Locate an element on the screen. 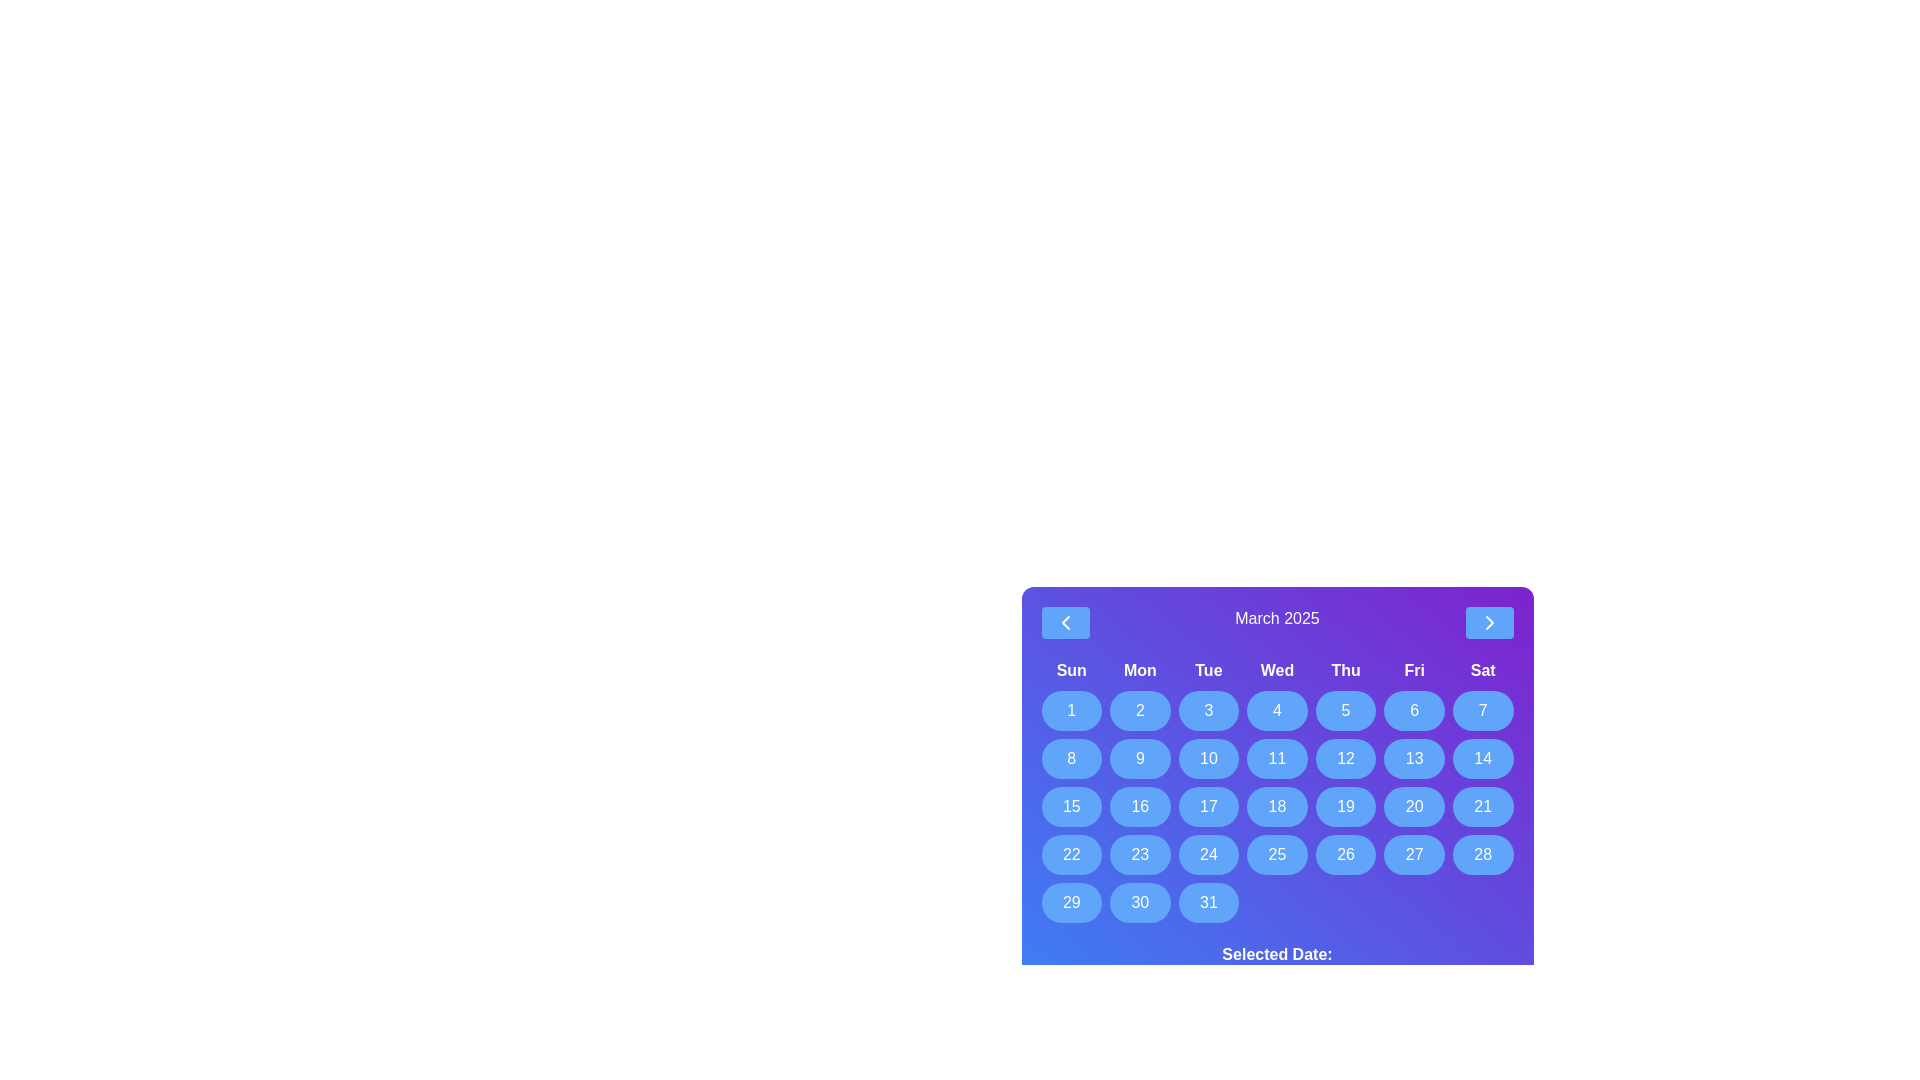 This screenshot has height=1080, width=1920. the circular blue button displaying the number '8' in white, located in the second row and first column of the calendar grid, directly below the 'Sun' header label is located at coordinates (1070, 759).